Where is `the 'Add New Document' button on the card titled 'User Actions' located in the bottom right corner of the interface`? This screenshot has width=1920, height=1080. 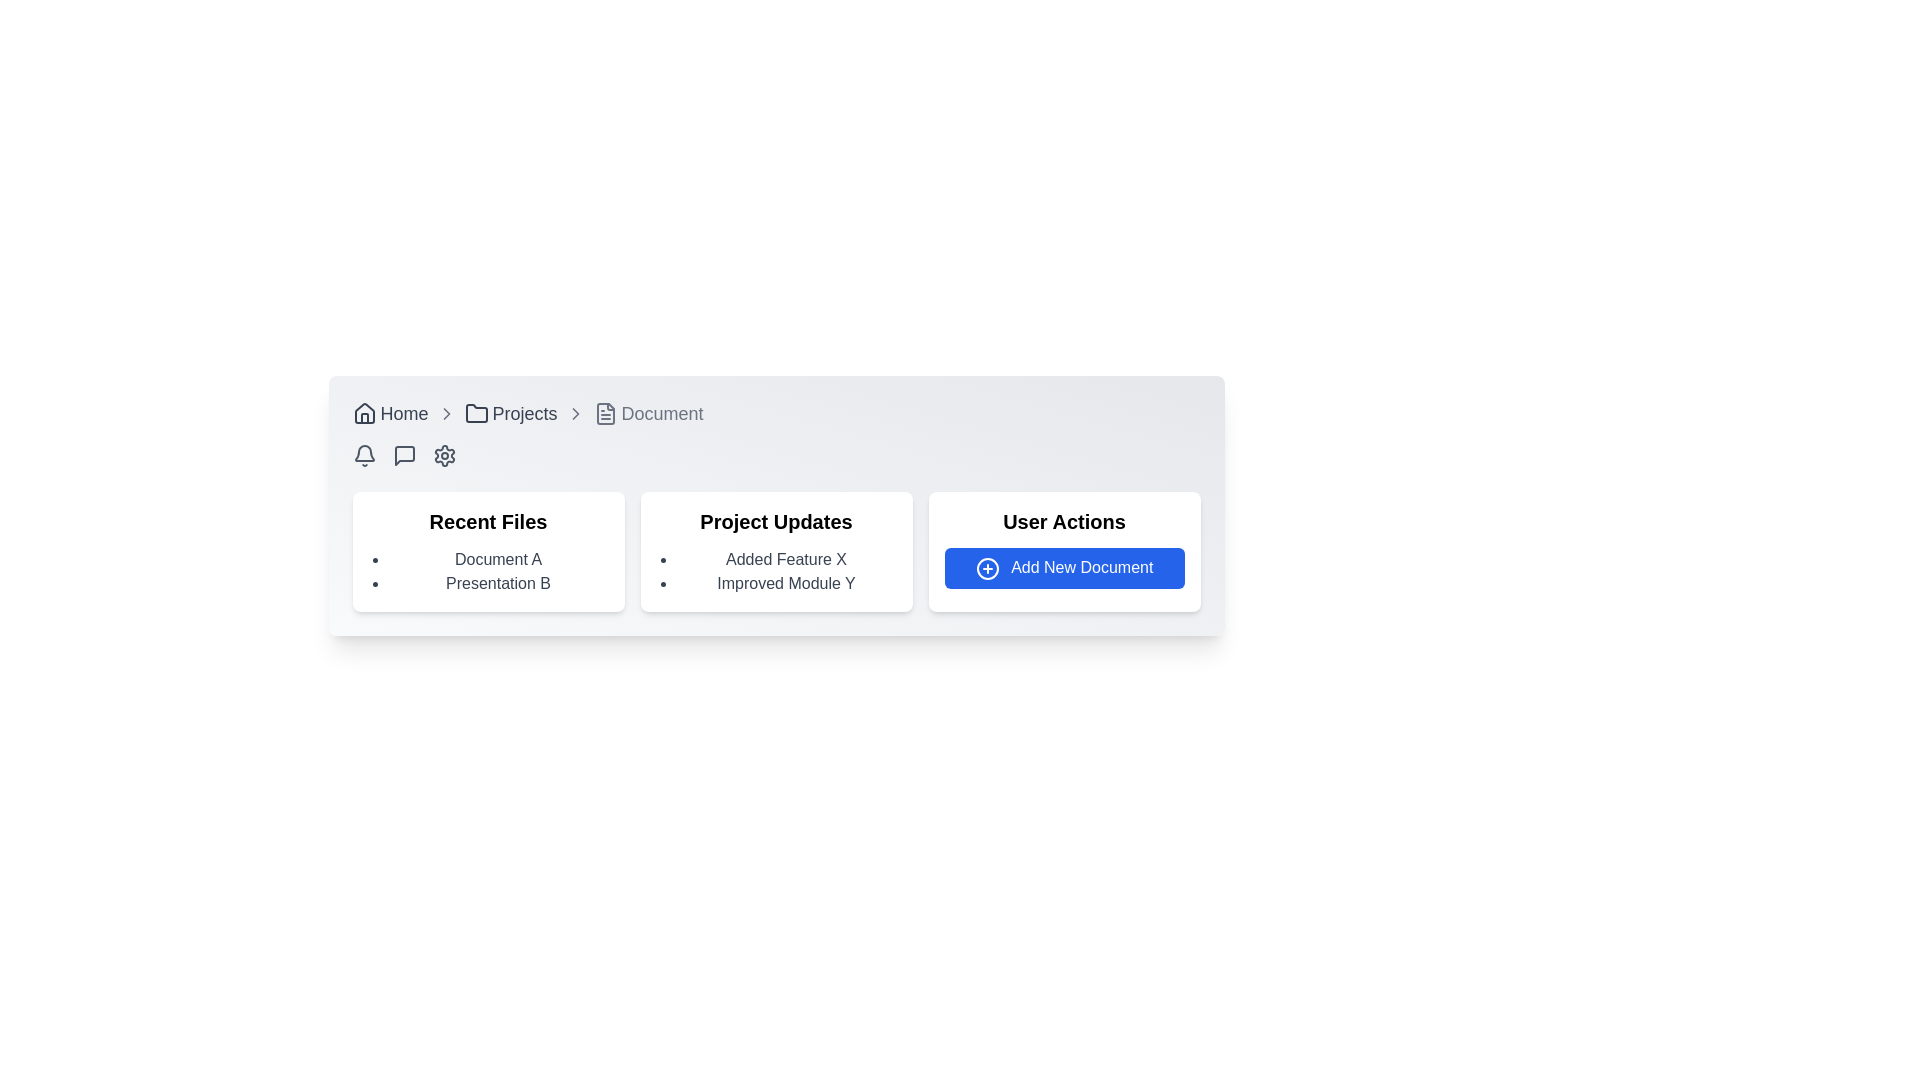
the 'Add New Document' button on the card titled 'User Actions' located in the bottom right corner of the interface is located at coordinates (1063, 551).